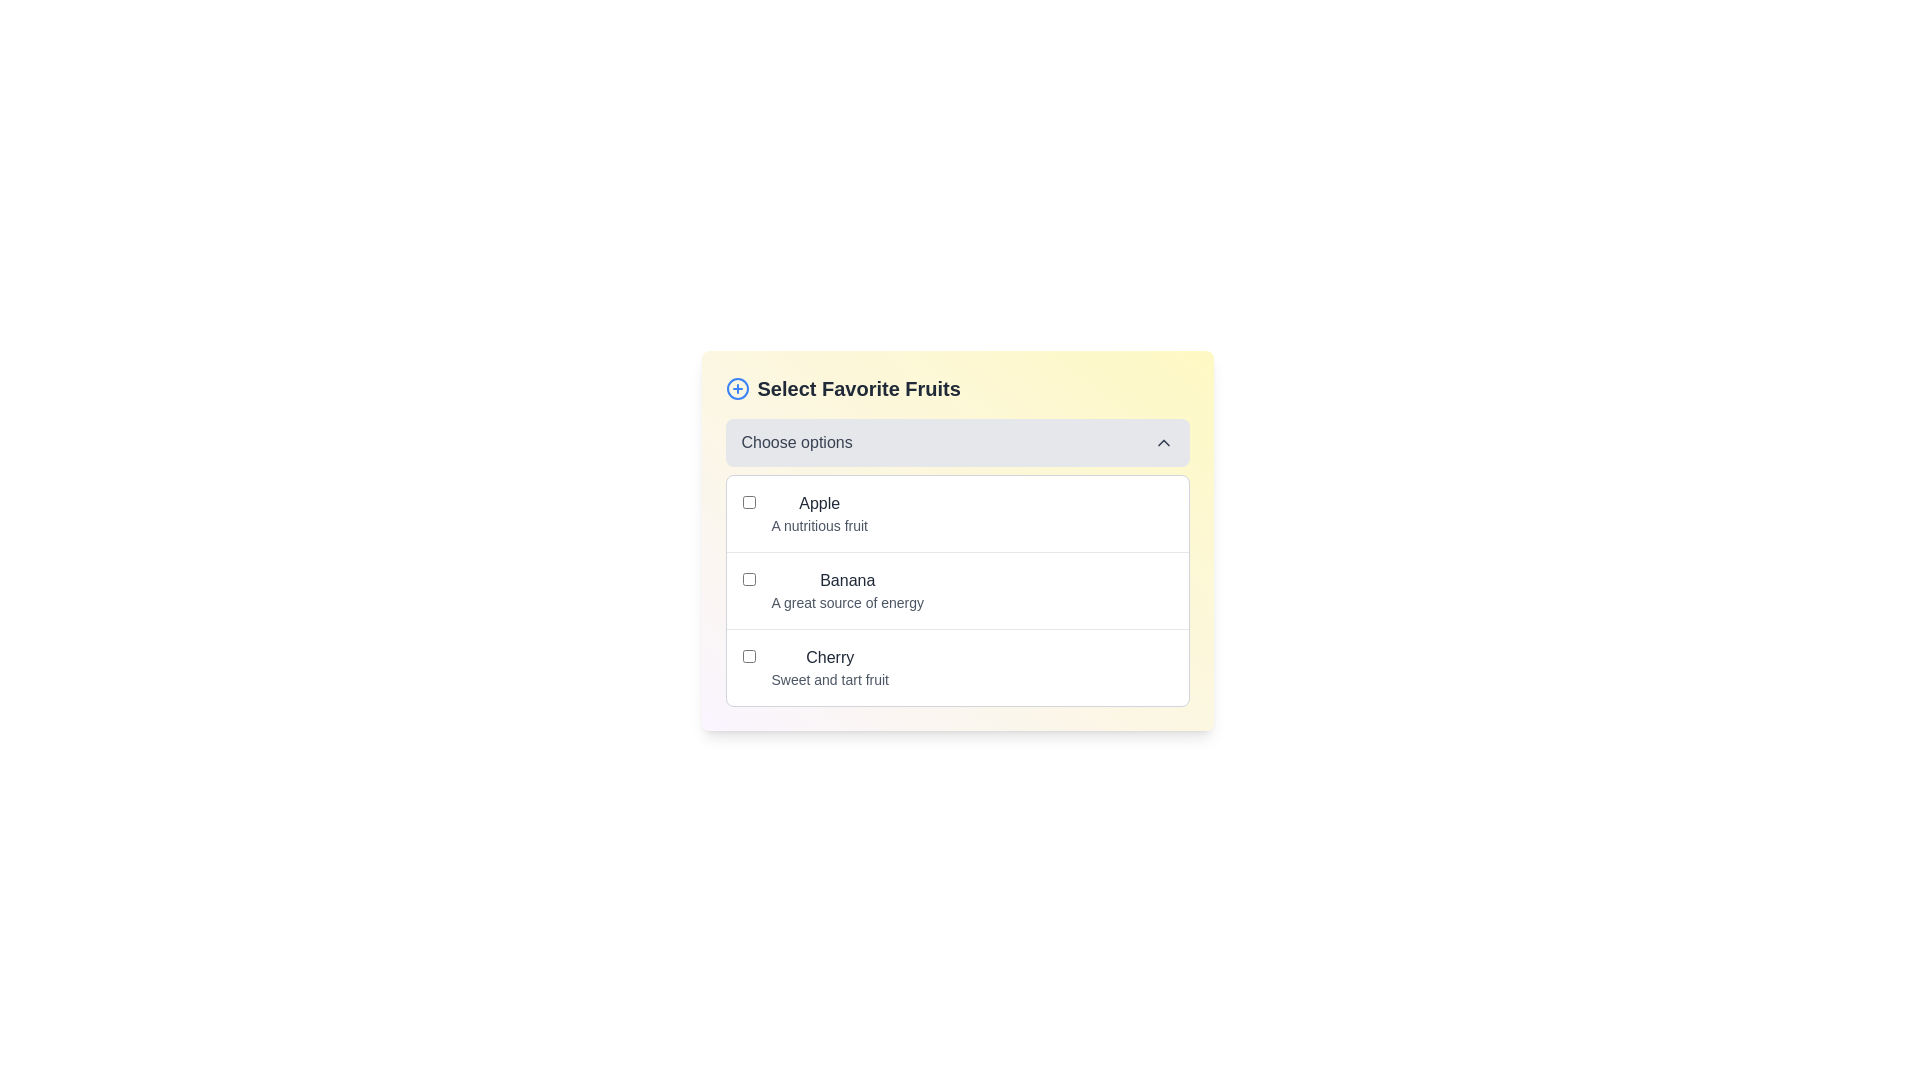  I want to click on the blue plus icon (circle-plus) next to the 'Select Favorite Fruits' label, so click(956, 389).